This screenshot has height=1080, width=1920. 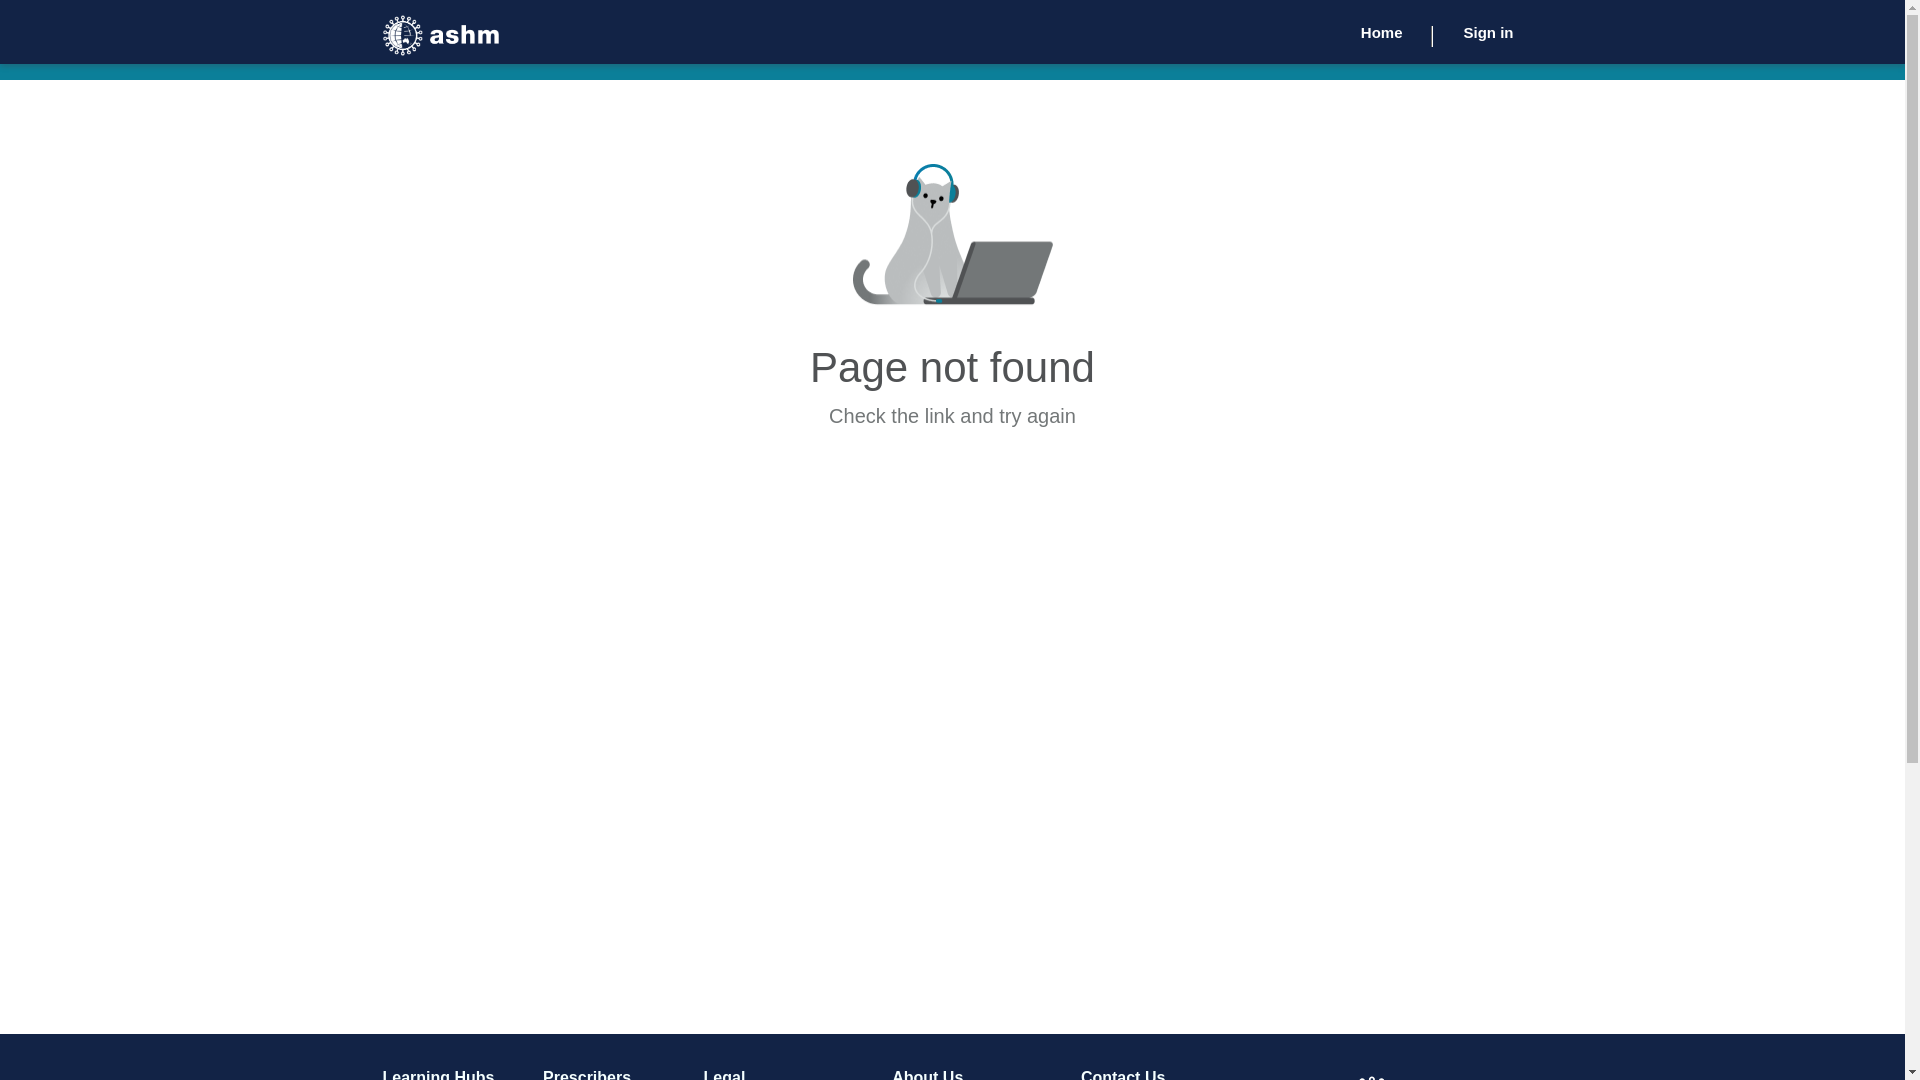 What do you see at coordinates (1381, 32) in the screenshot?
I see `'Home'` at bounding box center [1381, 32].